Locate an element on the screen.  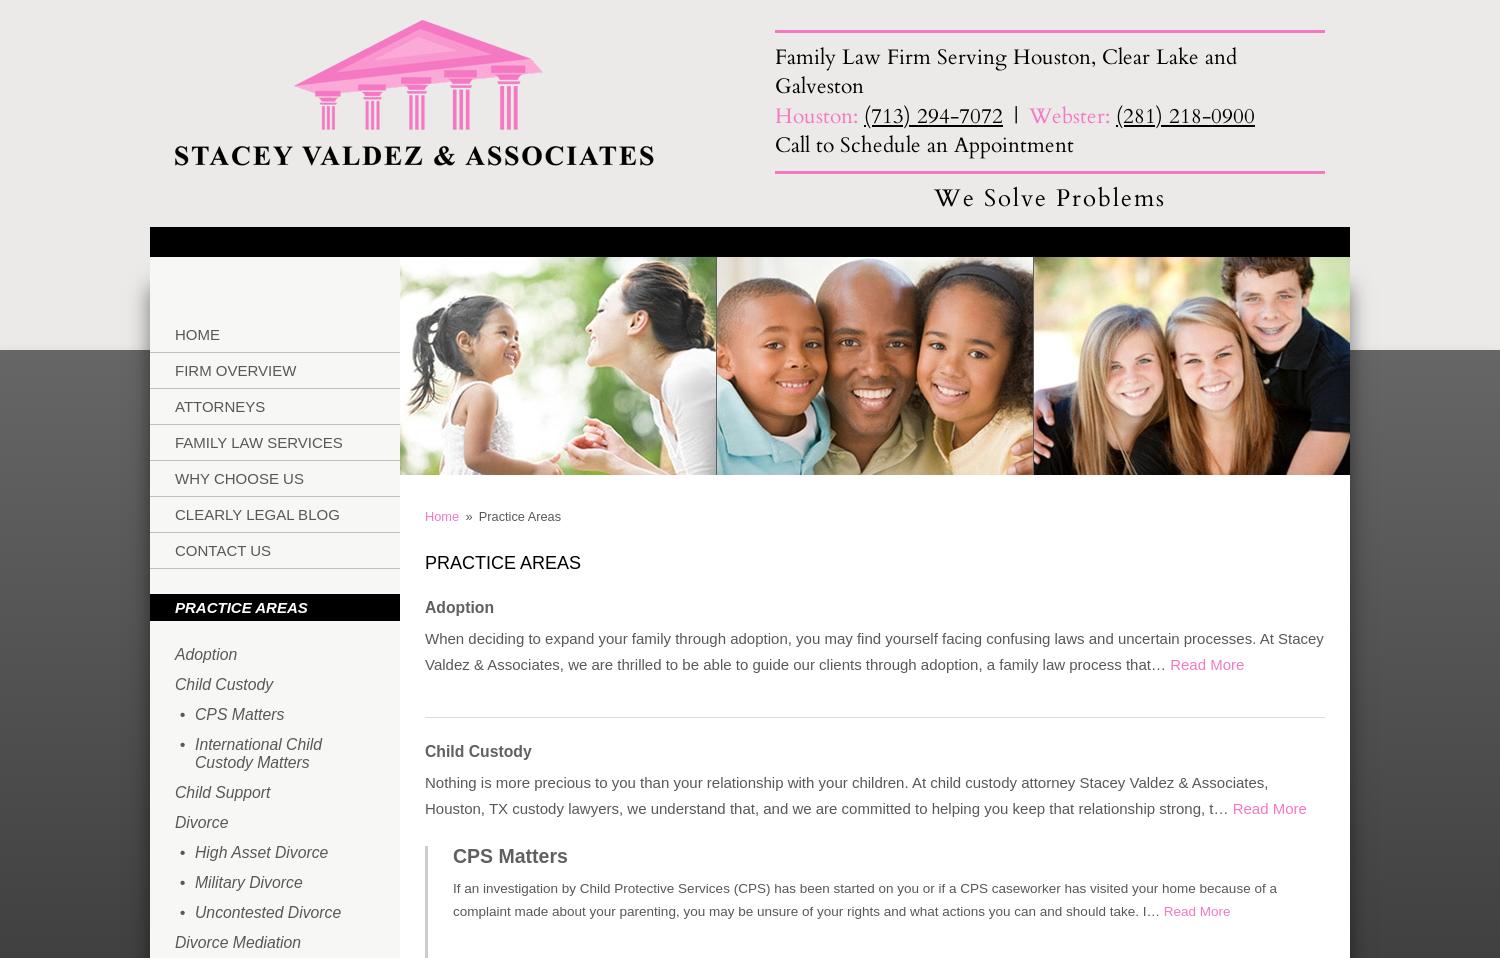
'Child Support' is located at coordinates (221, 792).